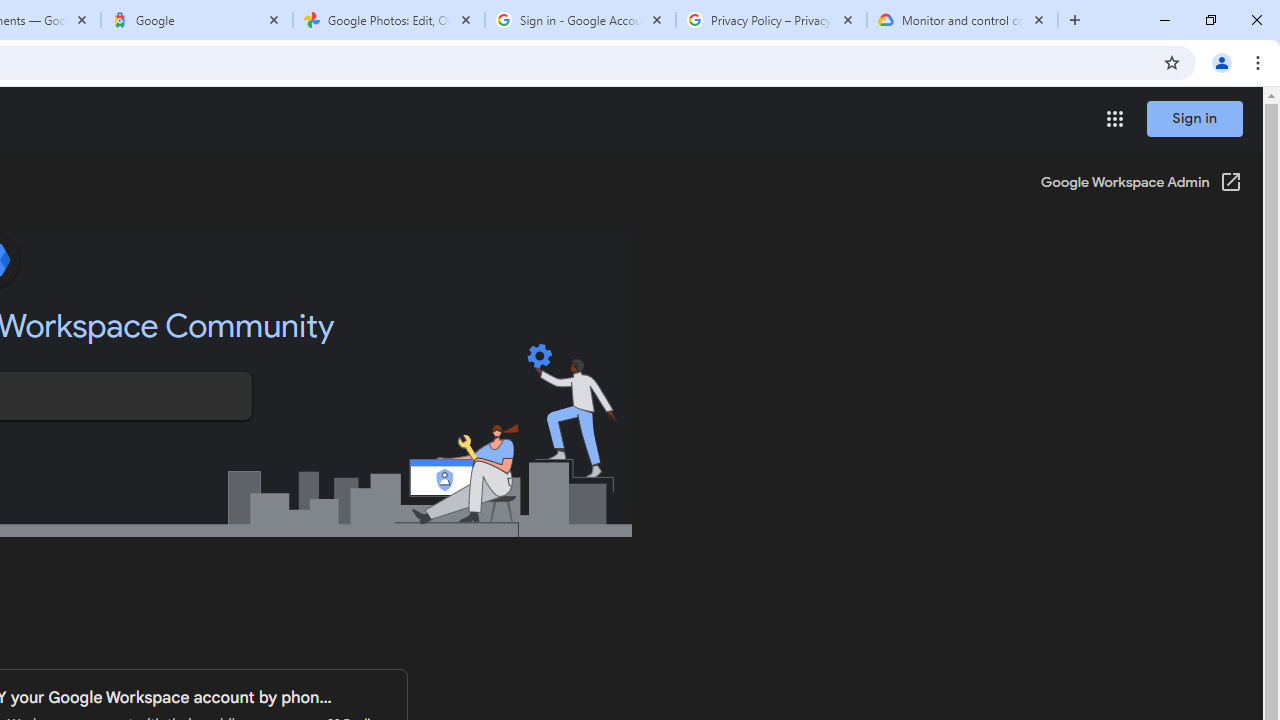 The image size is (1280, 720). Describe the element at coordinates (1141, 183) in the screenshot. I see `'Google Workspace Admin (Open in a new window)'` at that location.